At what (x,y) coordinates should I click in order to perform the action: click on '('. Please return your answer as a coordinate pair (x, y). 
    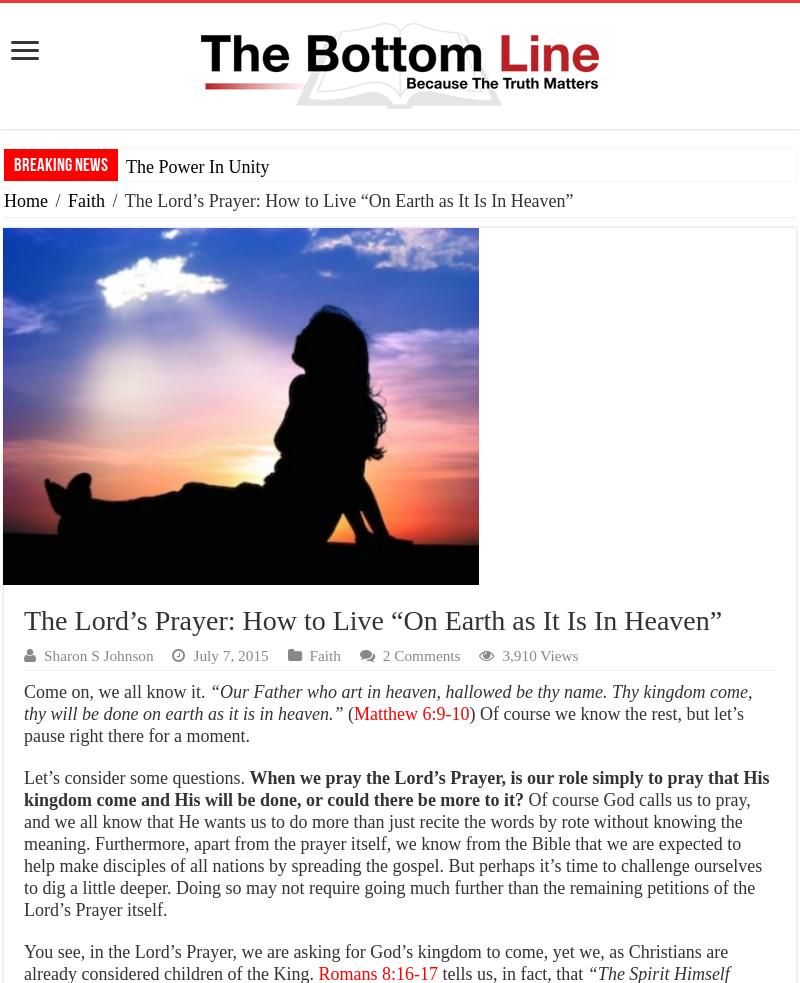
    Looking at the image, I should click on (348, 712).